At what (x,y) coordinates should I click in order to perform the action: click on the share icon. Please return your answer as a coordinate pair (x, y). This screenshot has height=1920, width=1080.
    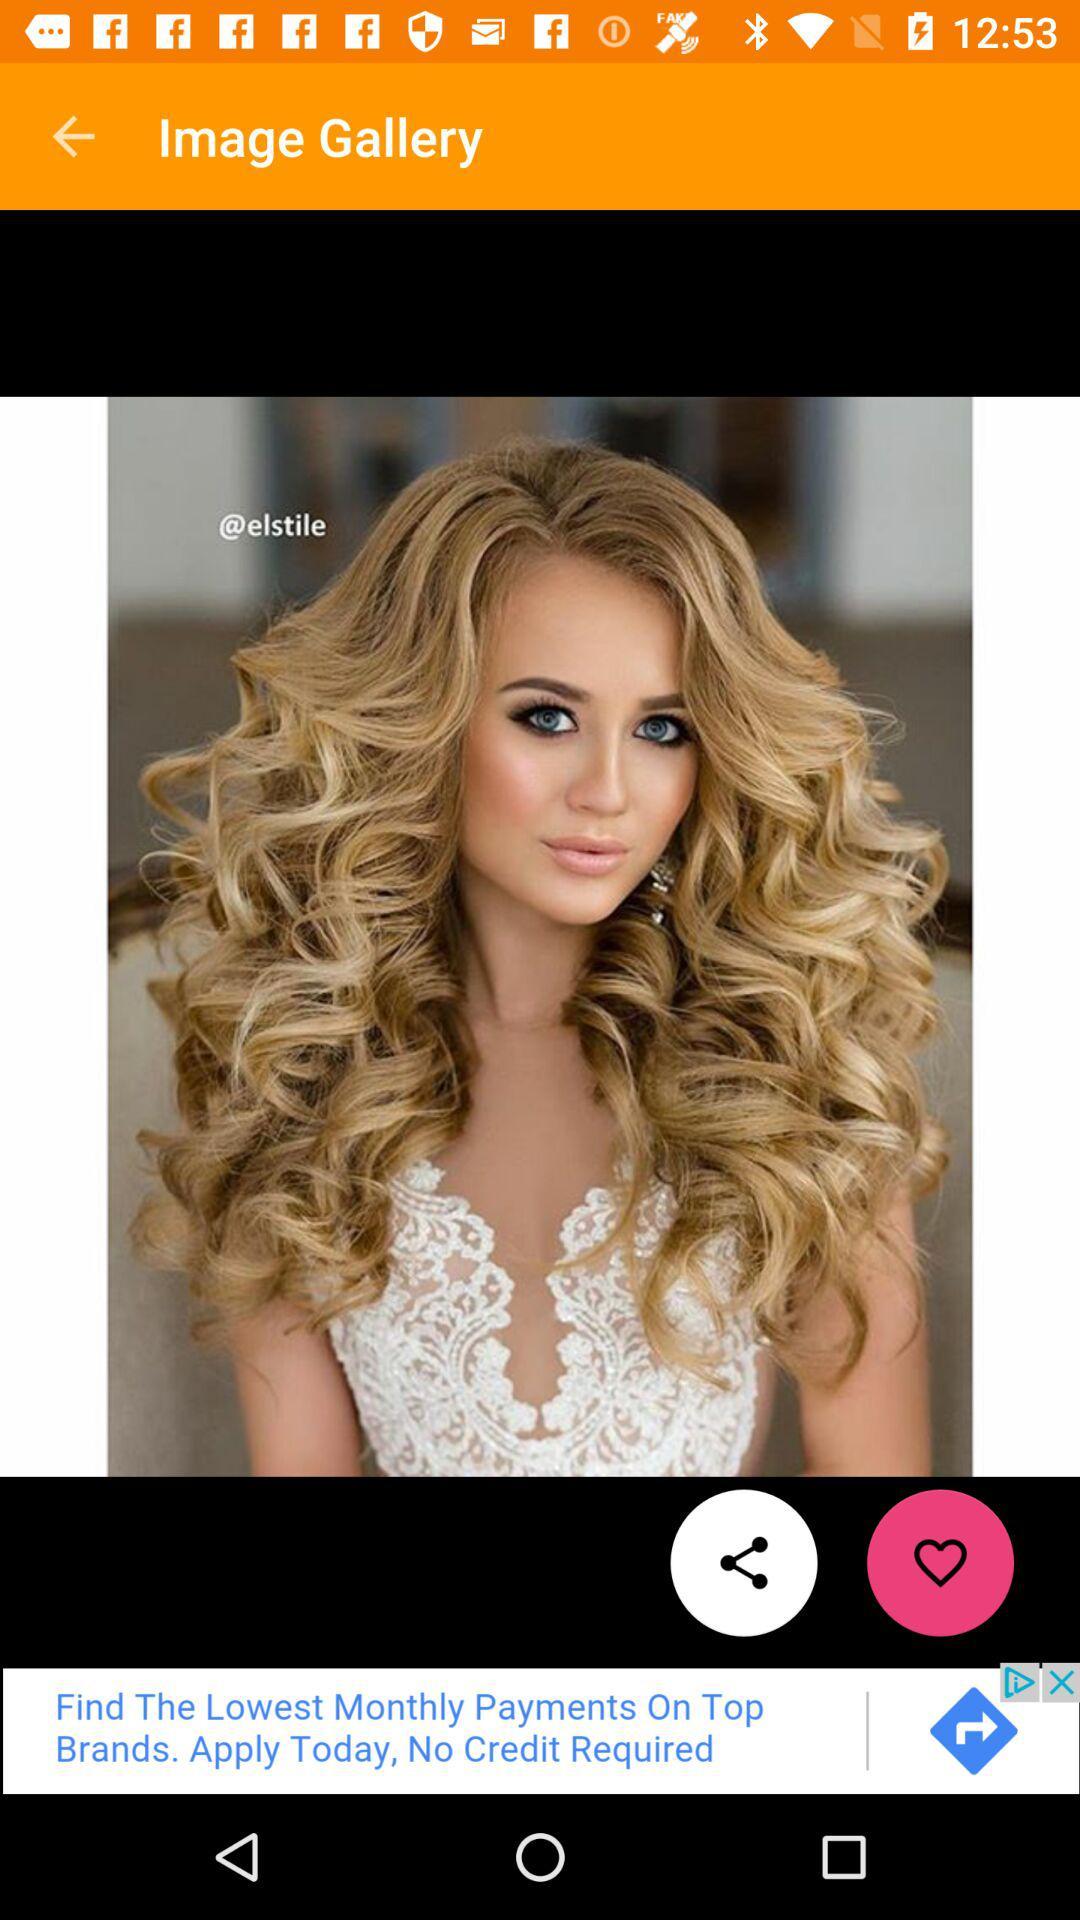
    Looking at the image, I should click on (744, 1562).